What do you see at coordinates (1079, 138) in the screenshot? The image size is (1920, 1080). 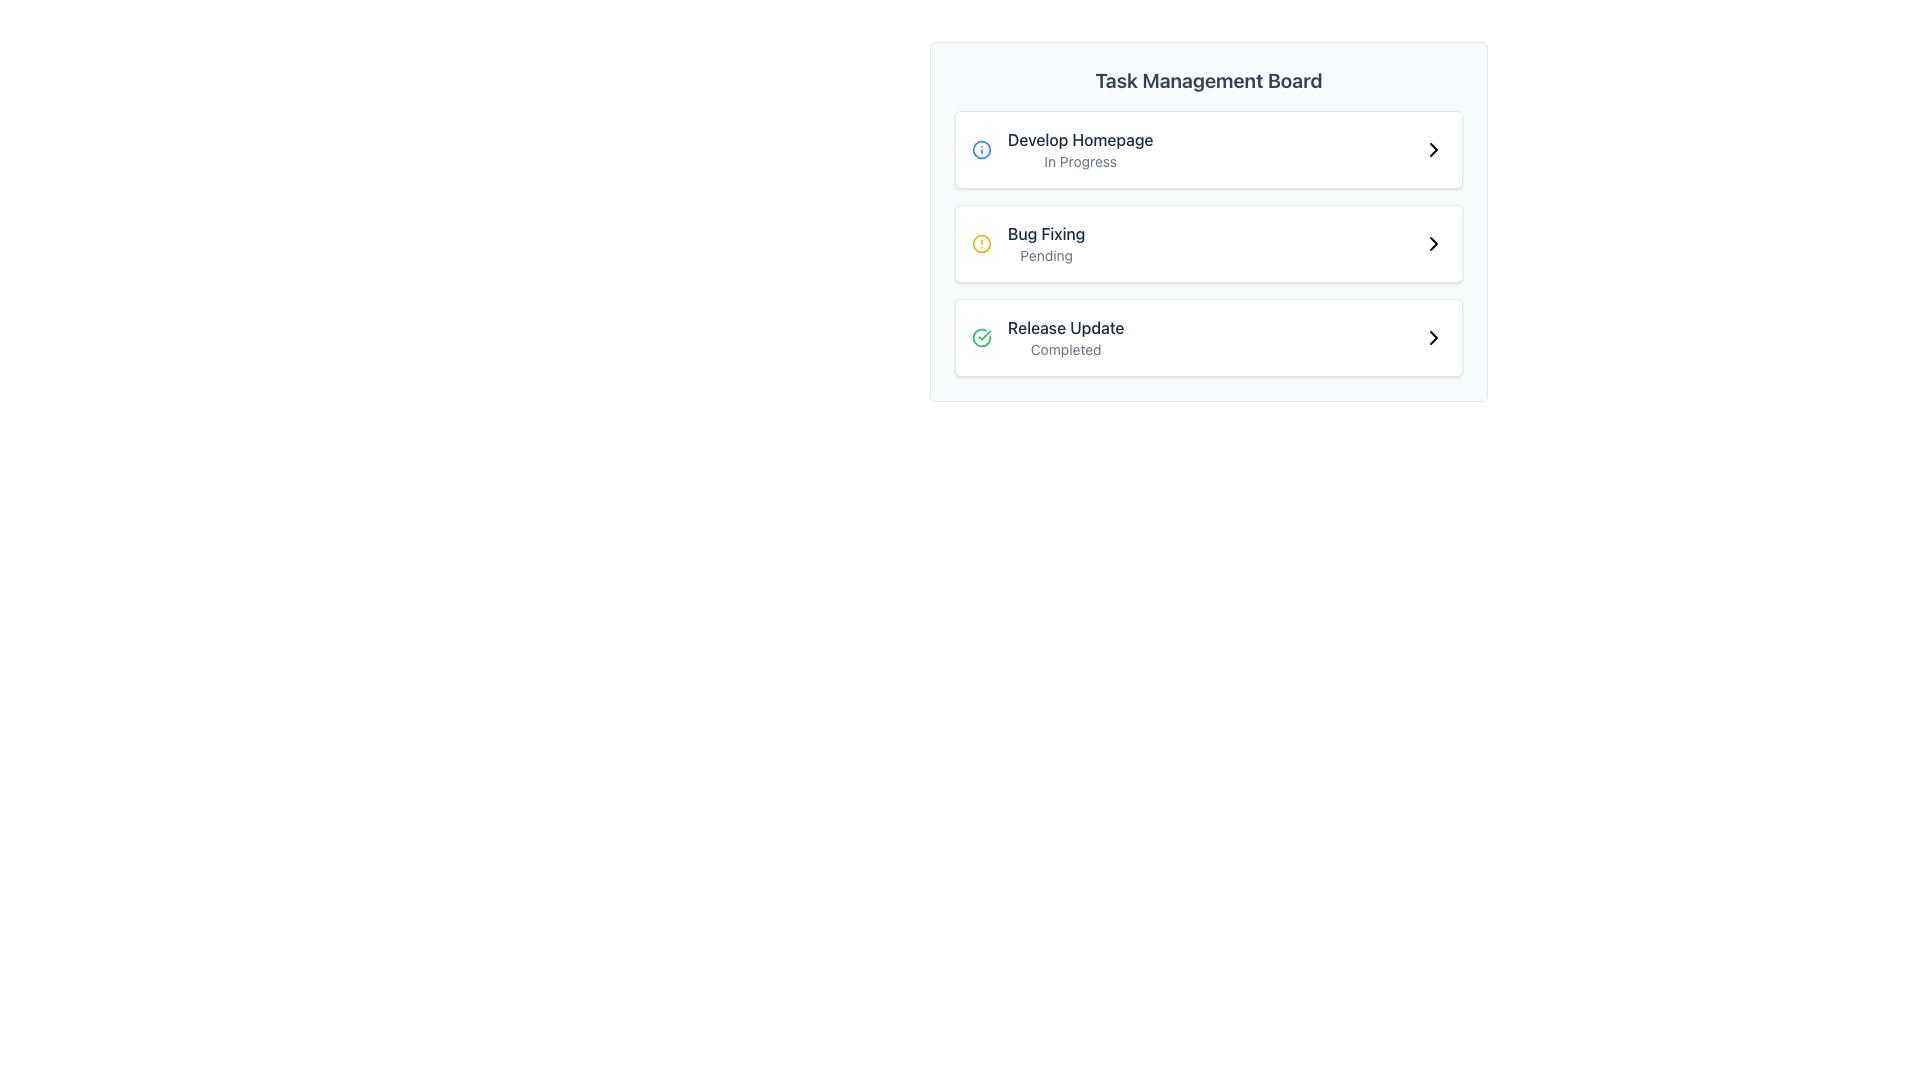 I see `the 'Develop Homepage' label located in the first card of the task management board interface, which is styled with a medium-weight font and dark gray color, positioned above the text 'In Progress'` at bounding box center [1079, 138].